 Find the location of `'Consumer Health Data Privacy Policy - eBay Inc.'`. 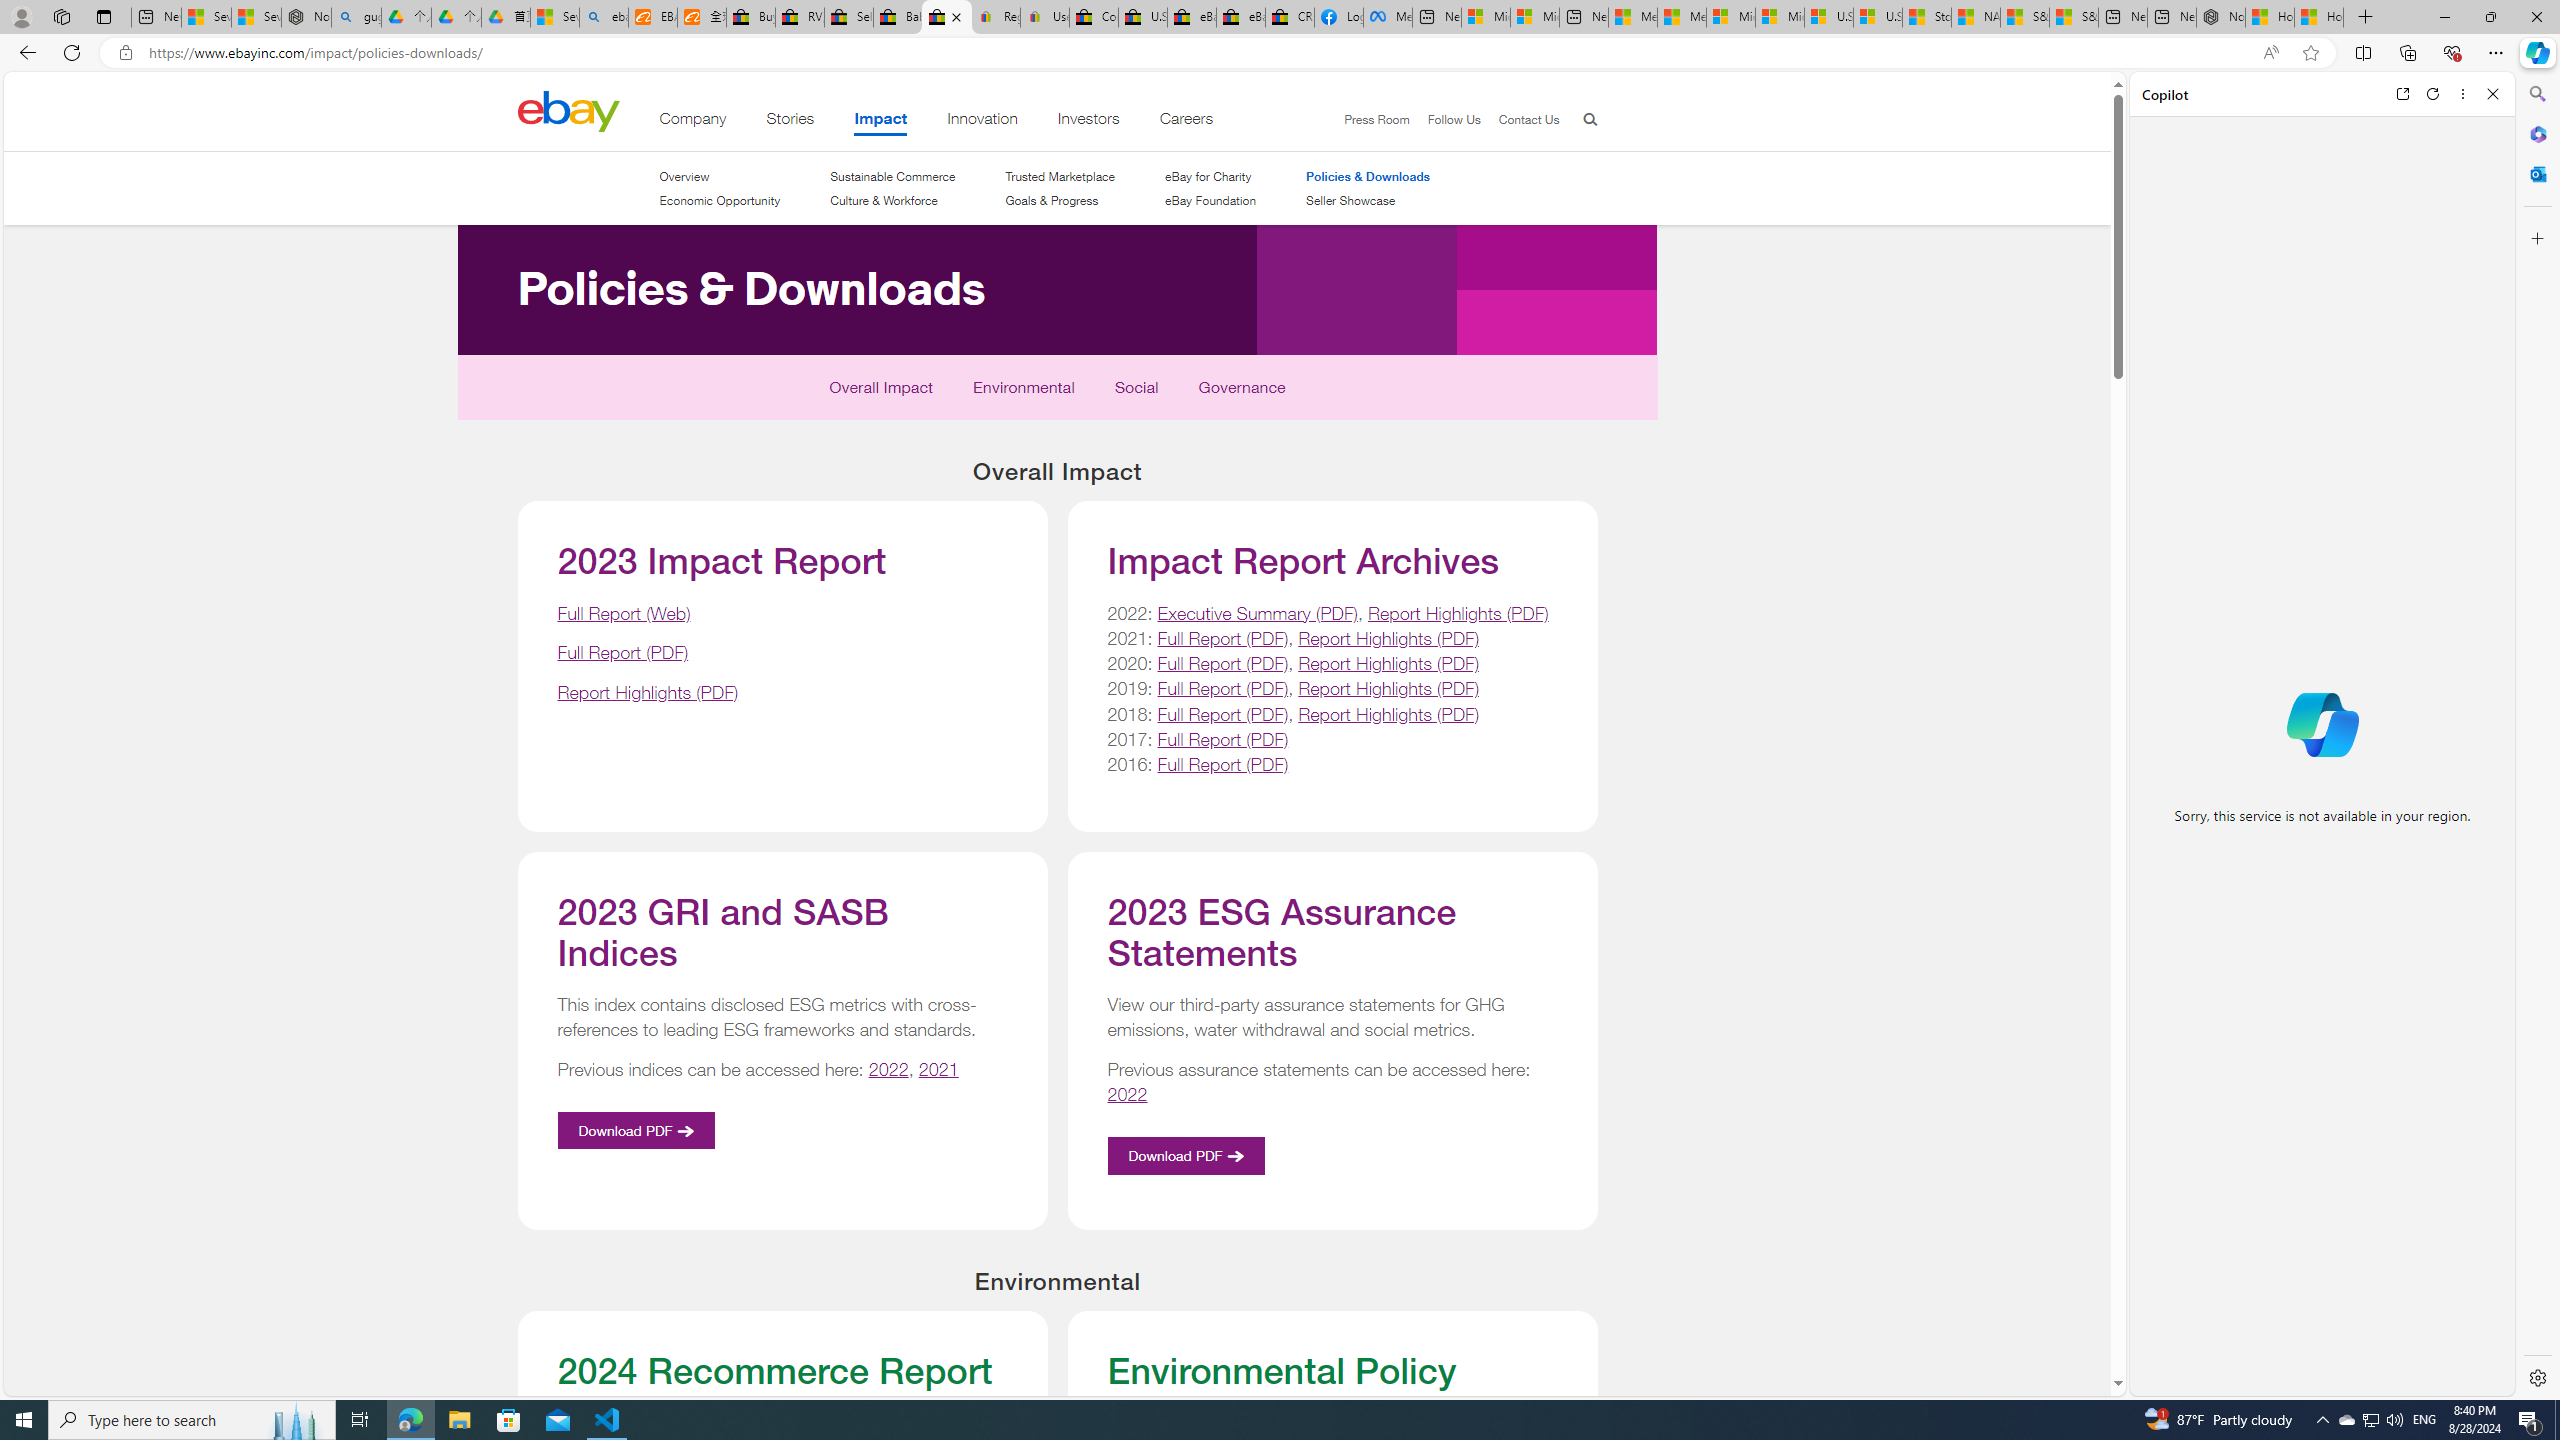

'Consumer Health Data Privacy Policy - eBay Inc.' is located at coordinates (1092, 16).